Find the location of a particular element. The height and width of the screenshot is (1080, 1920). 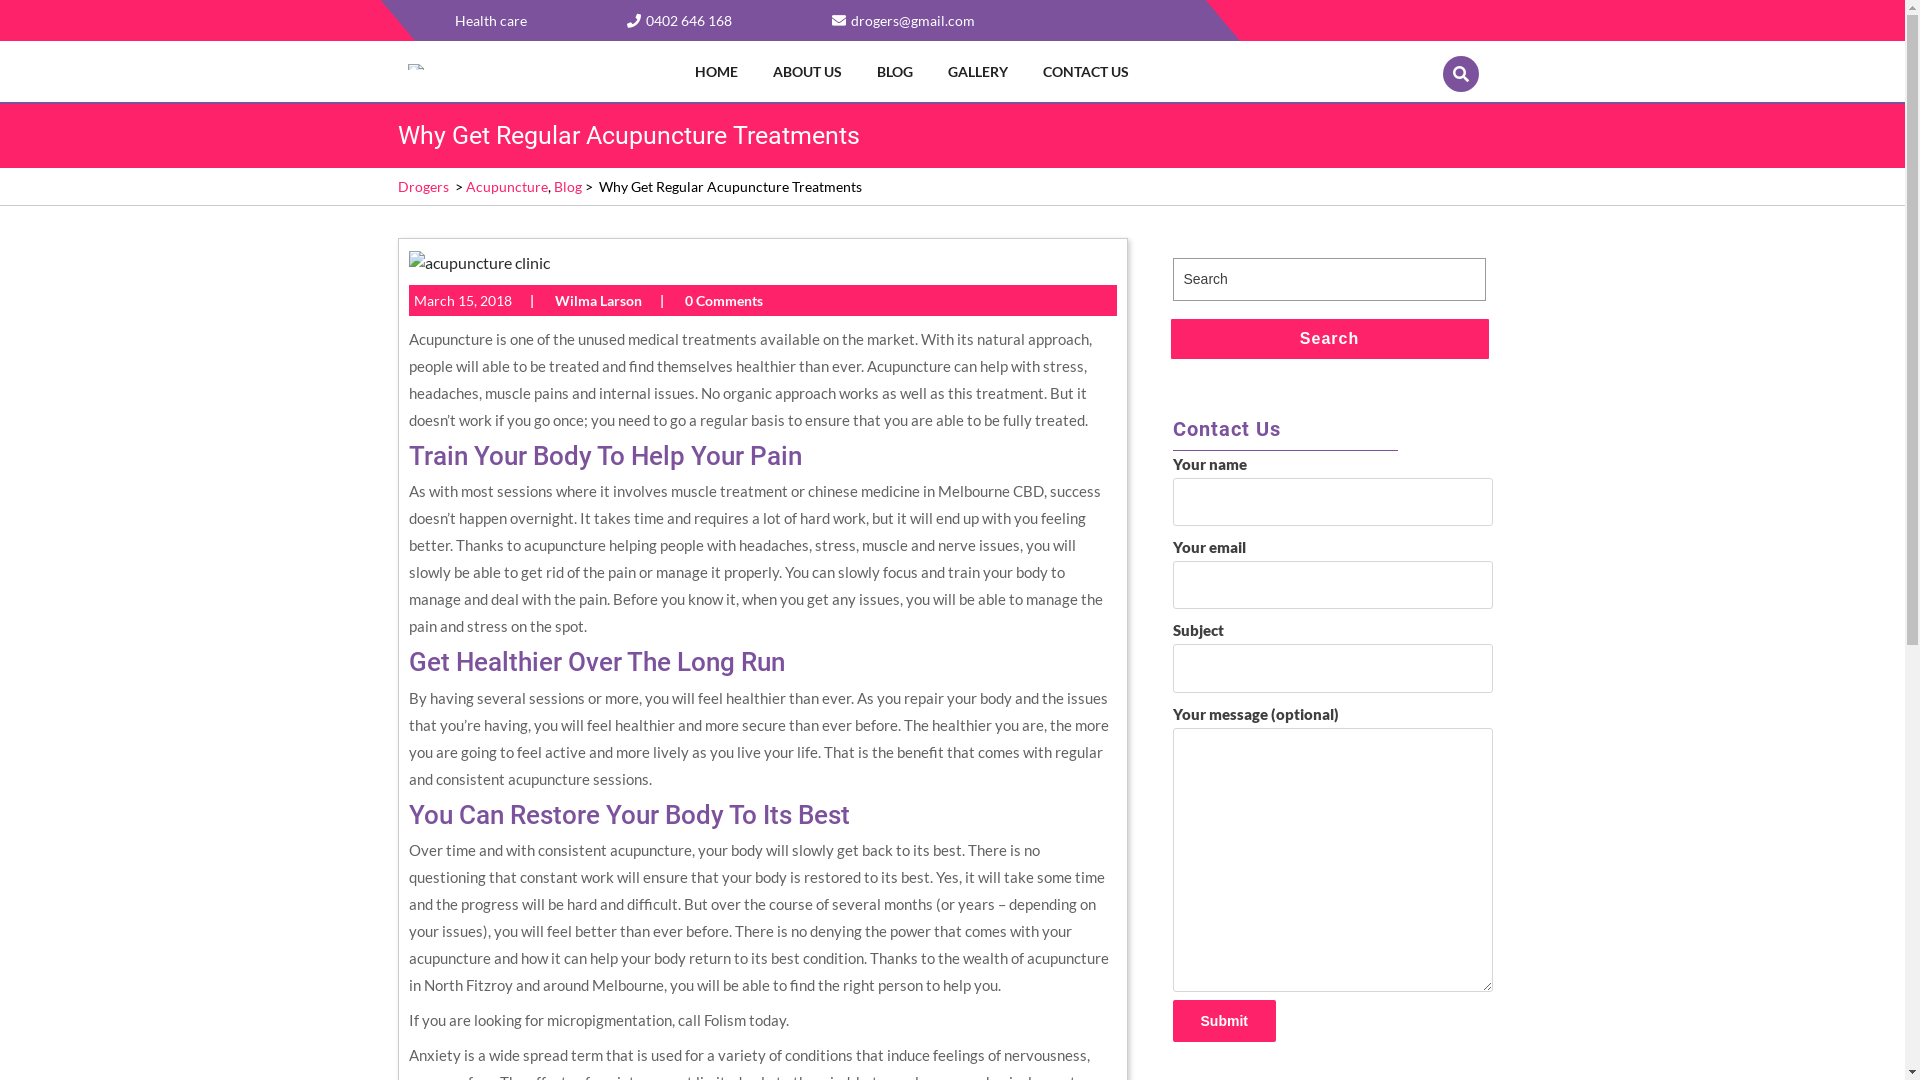

'GALLERY' is located at coordinates (982, 70).